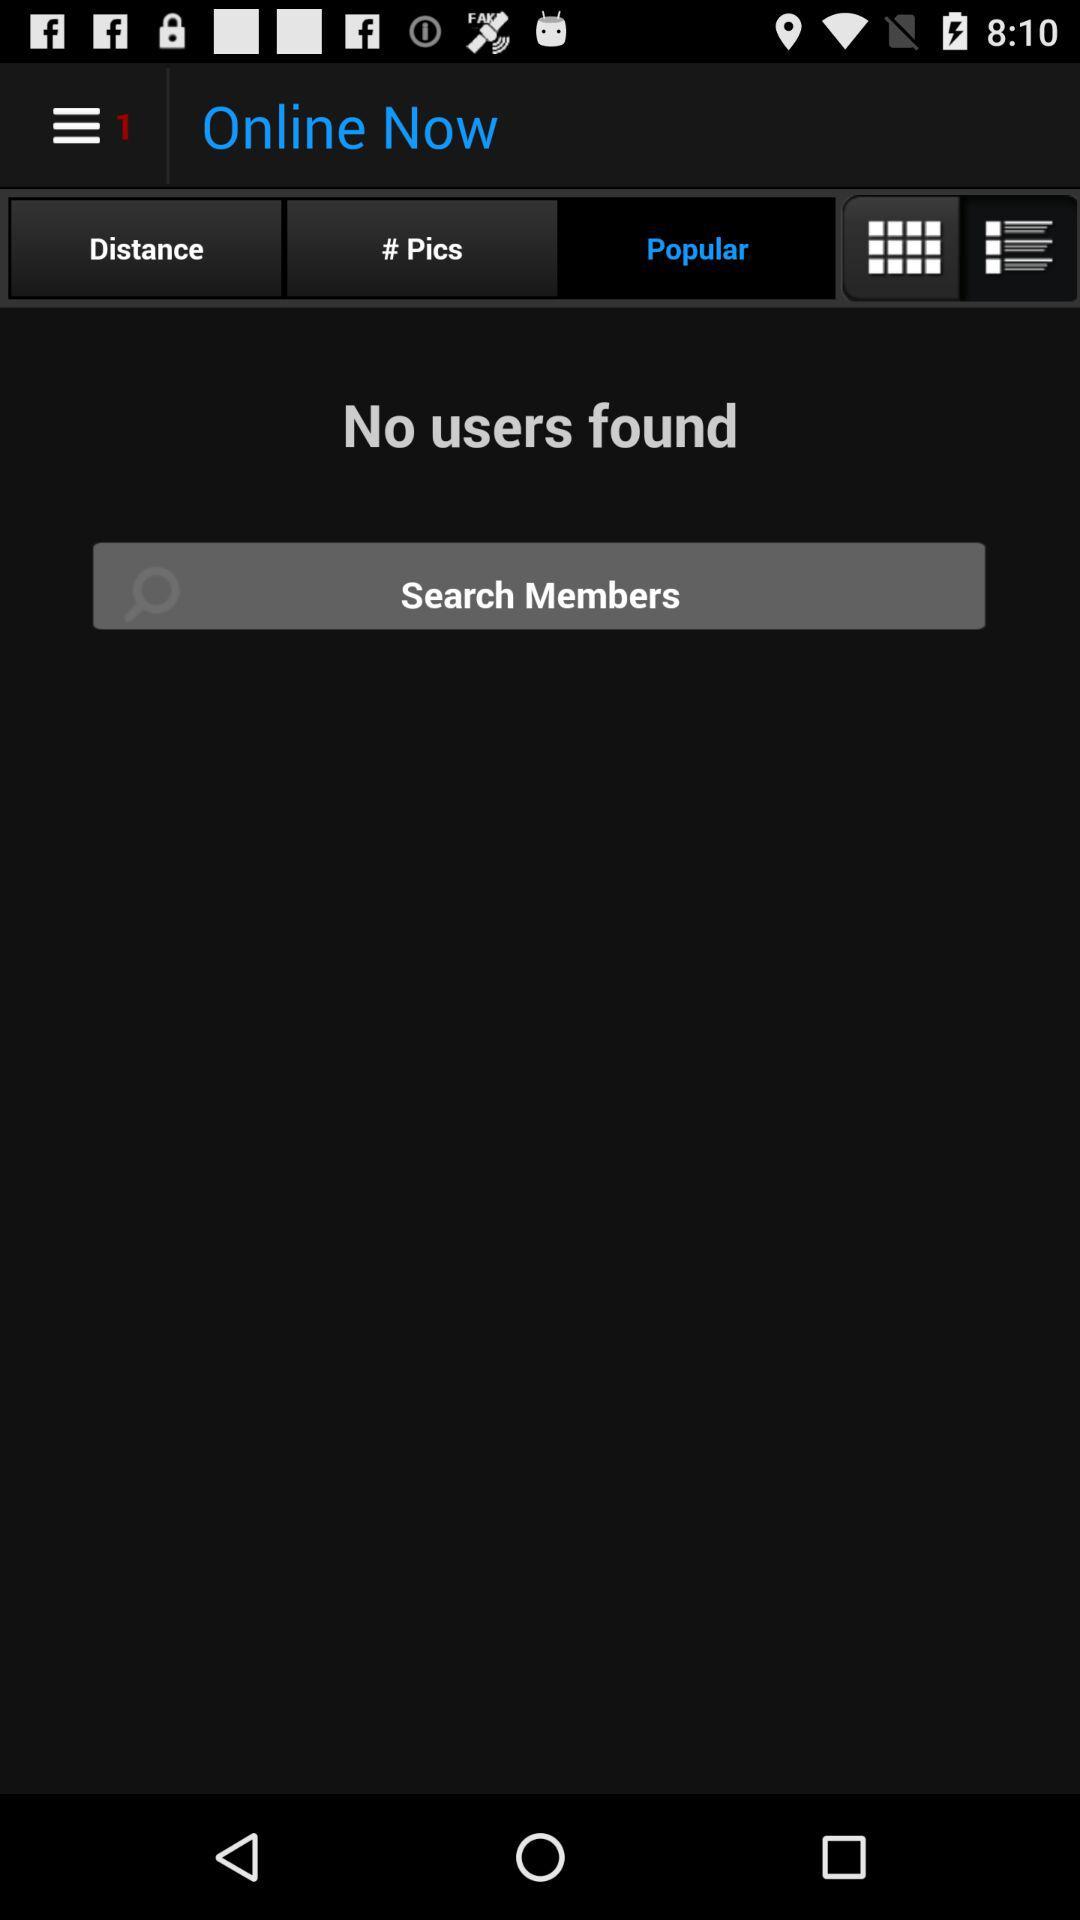 This screenshot has height=1920, width=1080. I want to click on icon above no users found app, so click(957, 247).